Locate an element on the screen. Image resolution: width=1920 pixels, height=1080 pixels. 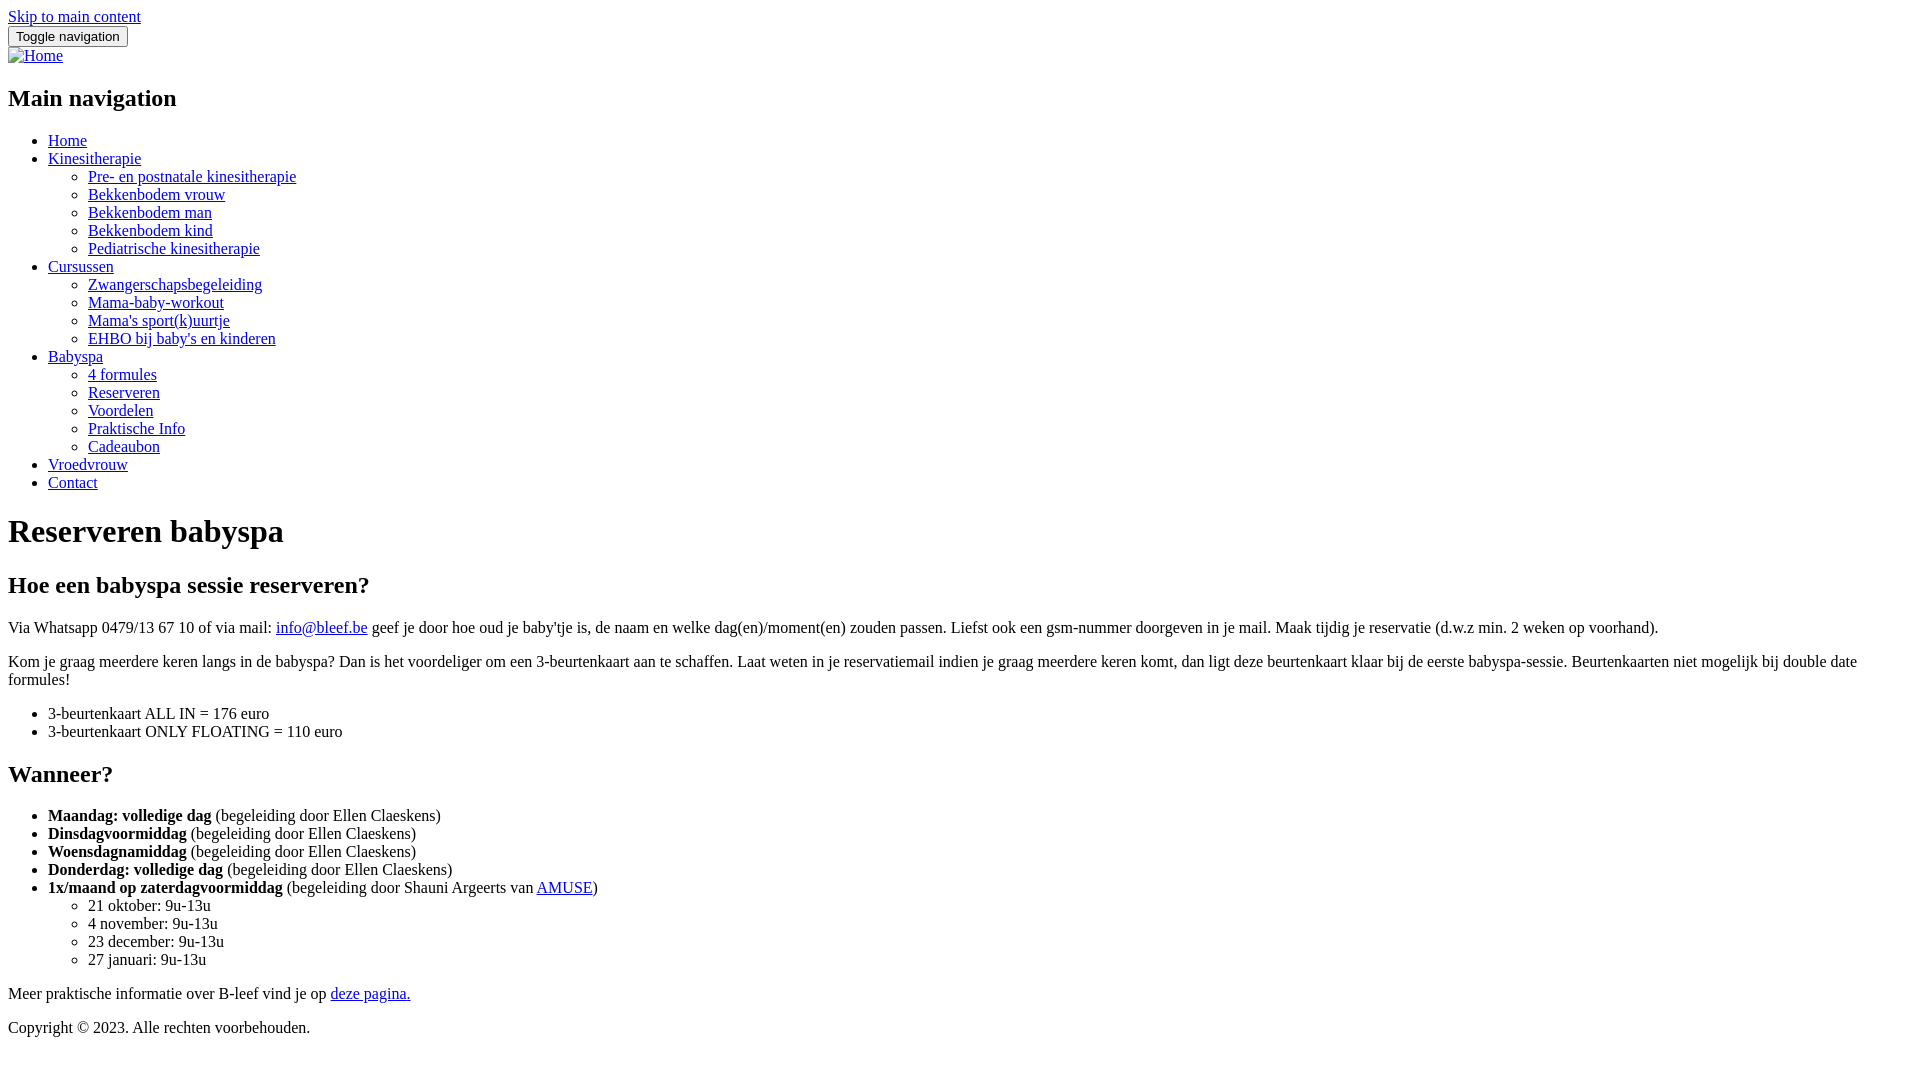
'Pre- en postnatale kinesitherapie' is located at coordinates (192, 175).